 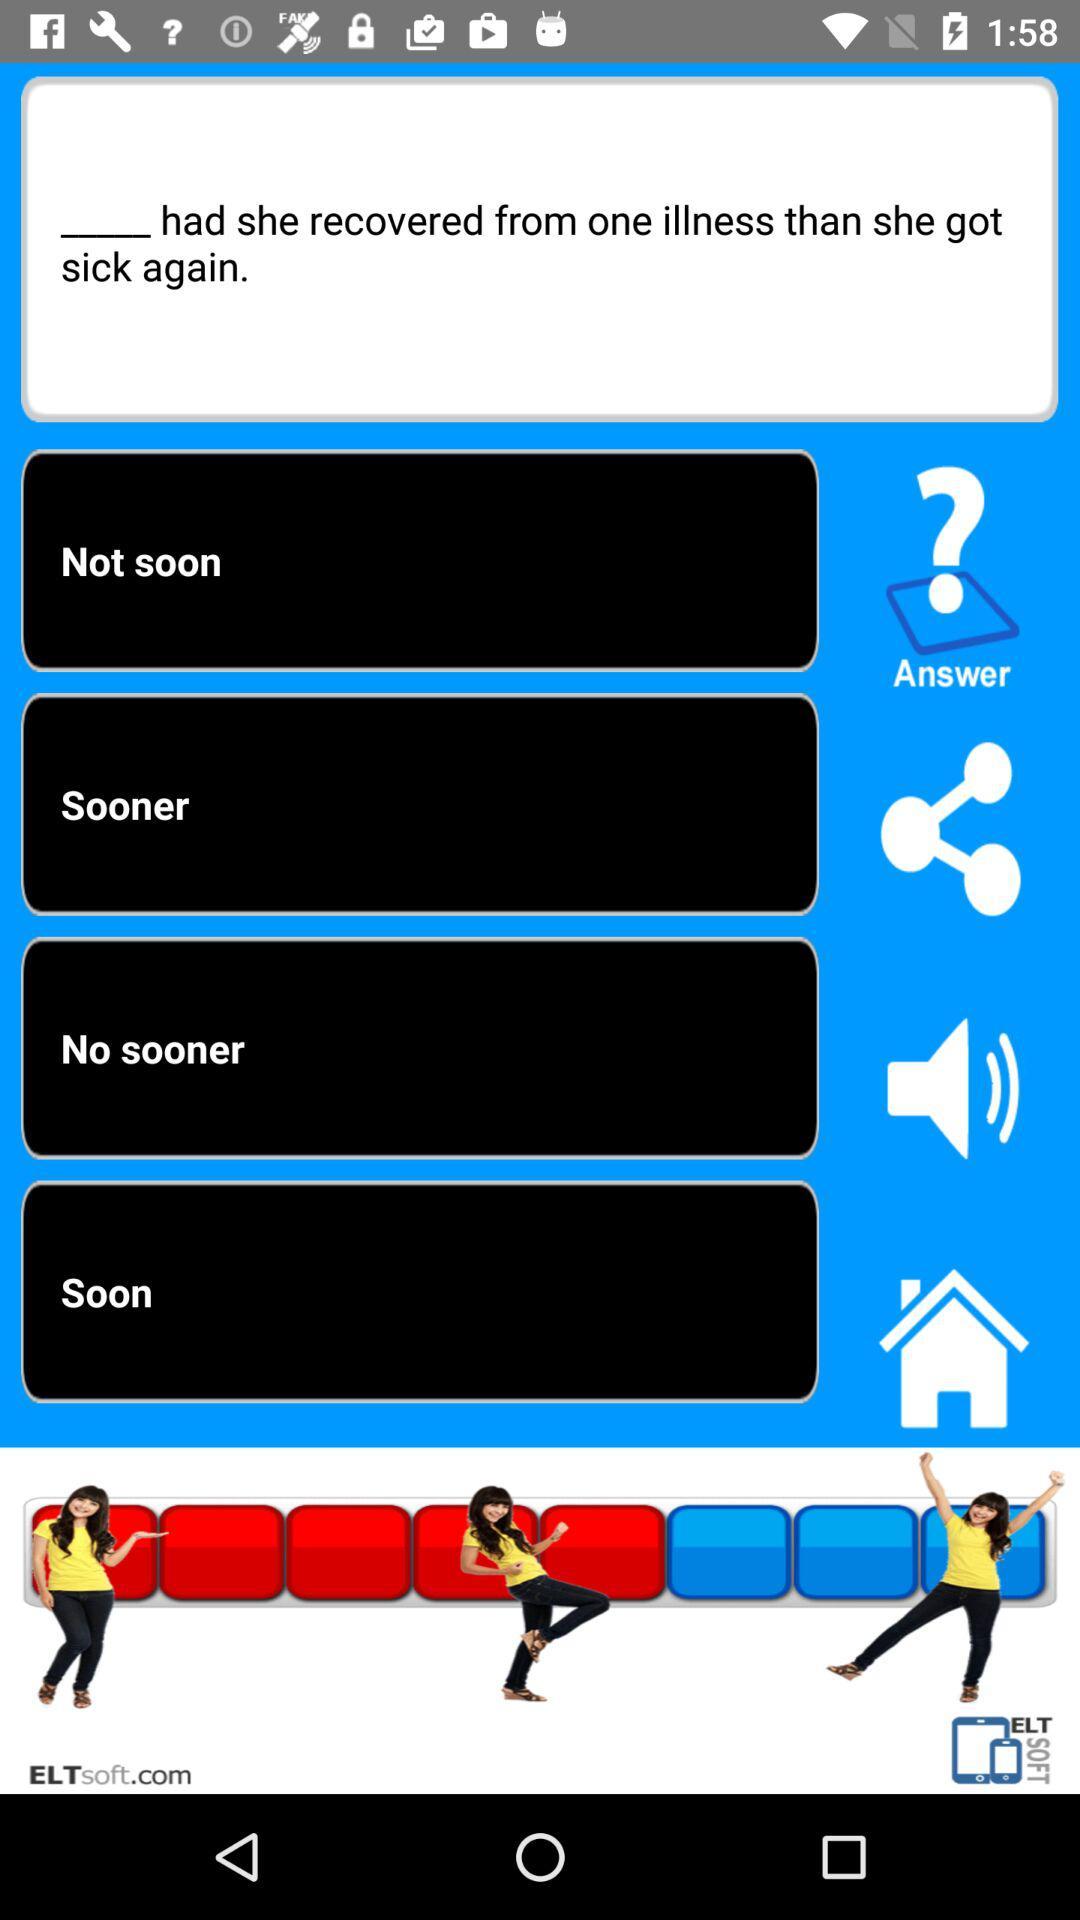 What do you see at coordinates (952, 1337) in the screenshot?
I see `homepage` at bounding box center [952, 1337].